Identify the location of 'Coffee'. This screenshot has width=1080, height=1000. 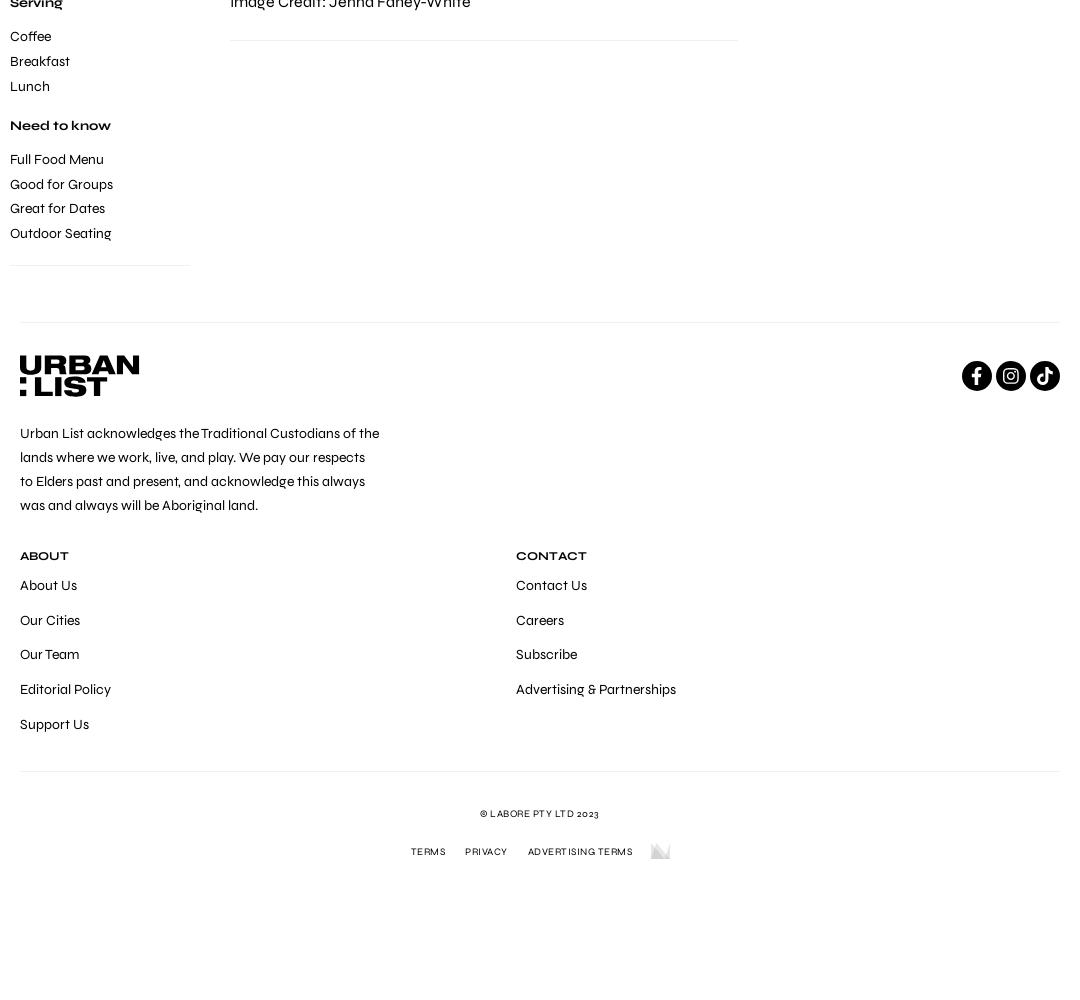
(10, 36).